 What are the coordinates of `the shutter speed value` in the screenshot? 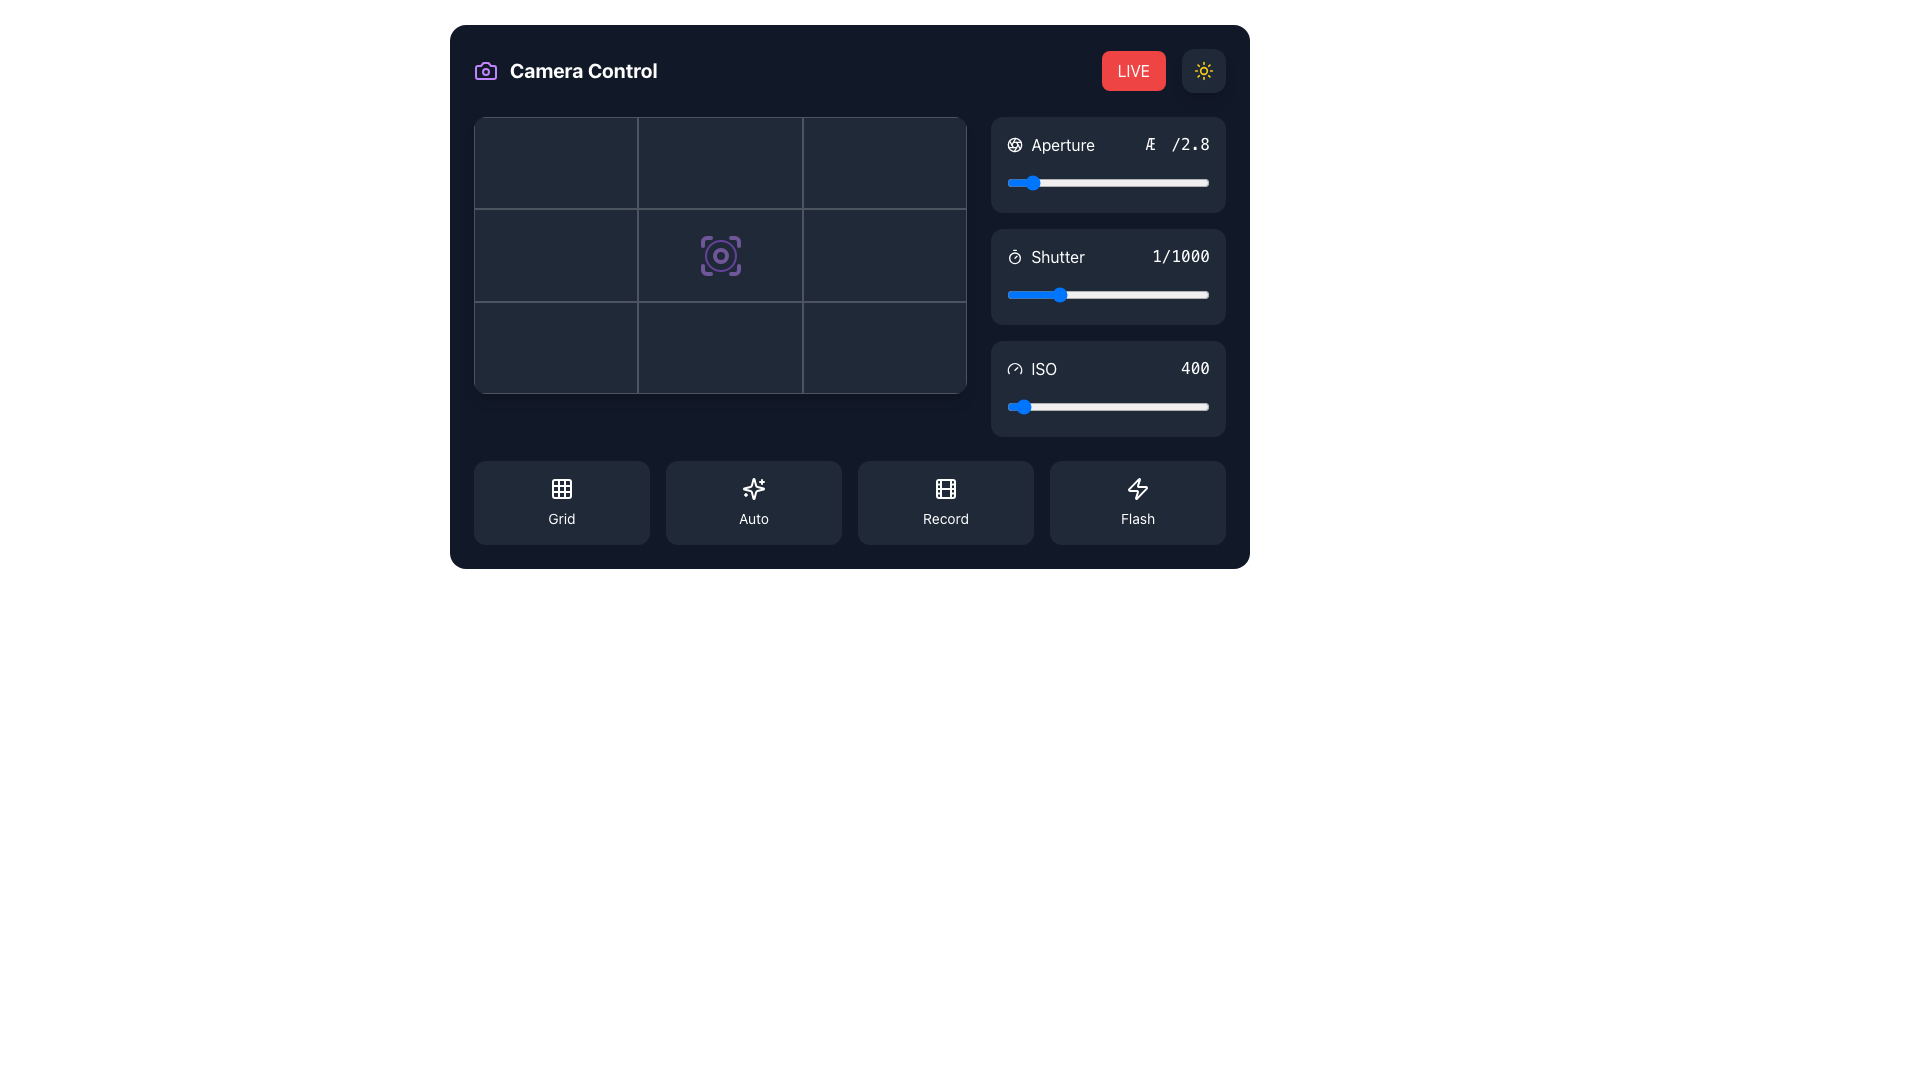 It's located at (1165, 294).